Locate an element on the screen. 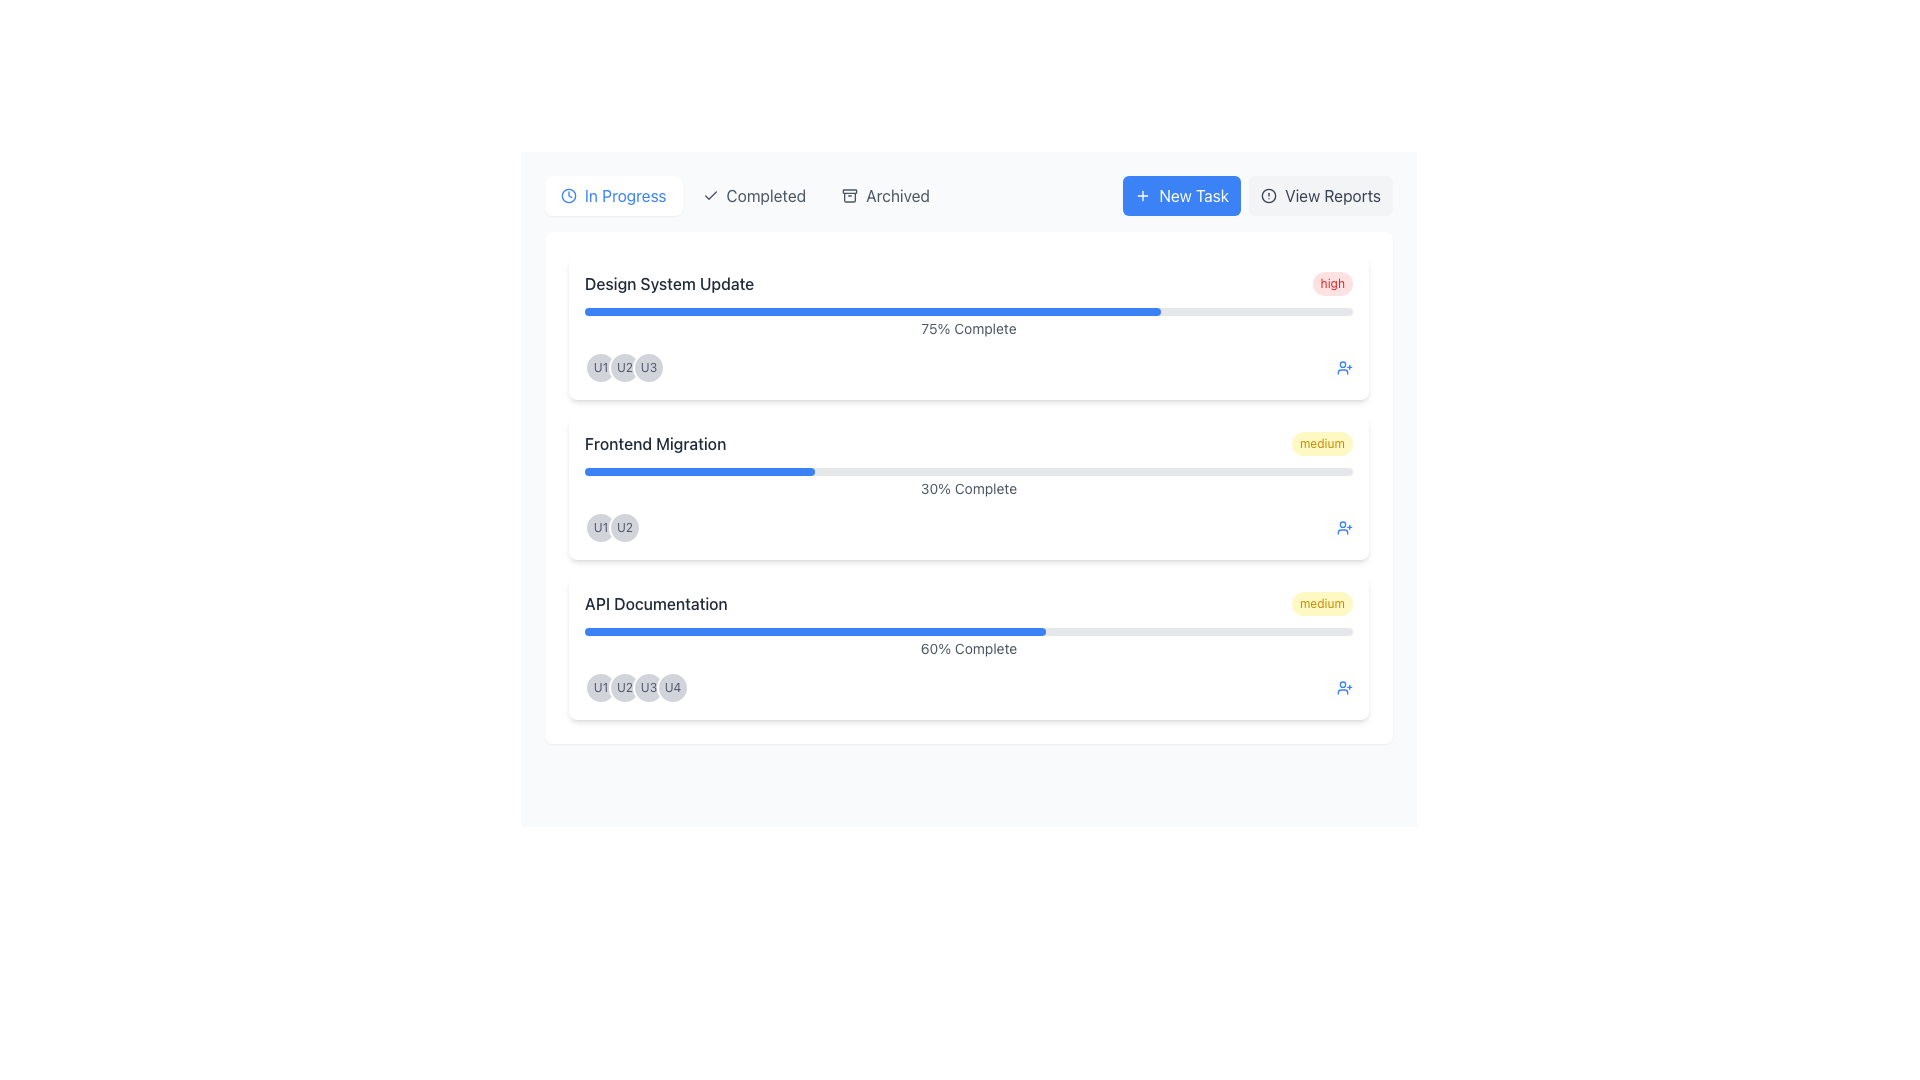 The height and width of the screenshot is (1080, 1920). the text label 'U2' inside the circular badge located in the 'Design System Update' section, which is the second badge from the left in a group of badges labeled 'U1', 'U2', and 'U3' is located at coordinates (623, 367).